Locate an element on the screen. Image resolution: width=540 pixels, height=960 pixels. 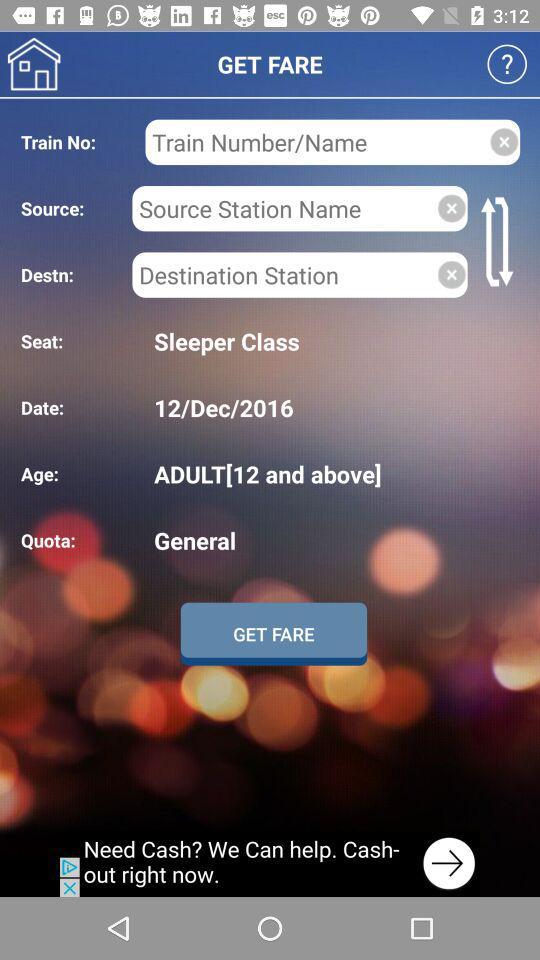
click close option is located at coordinates (451, 273).